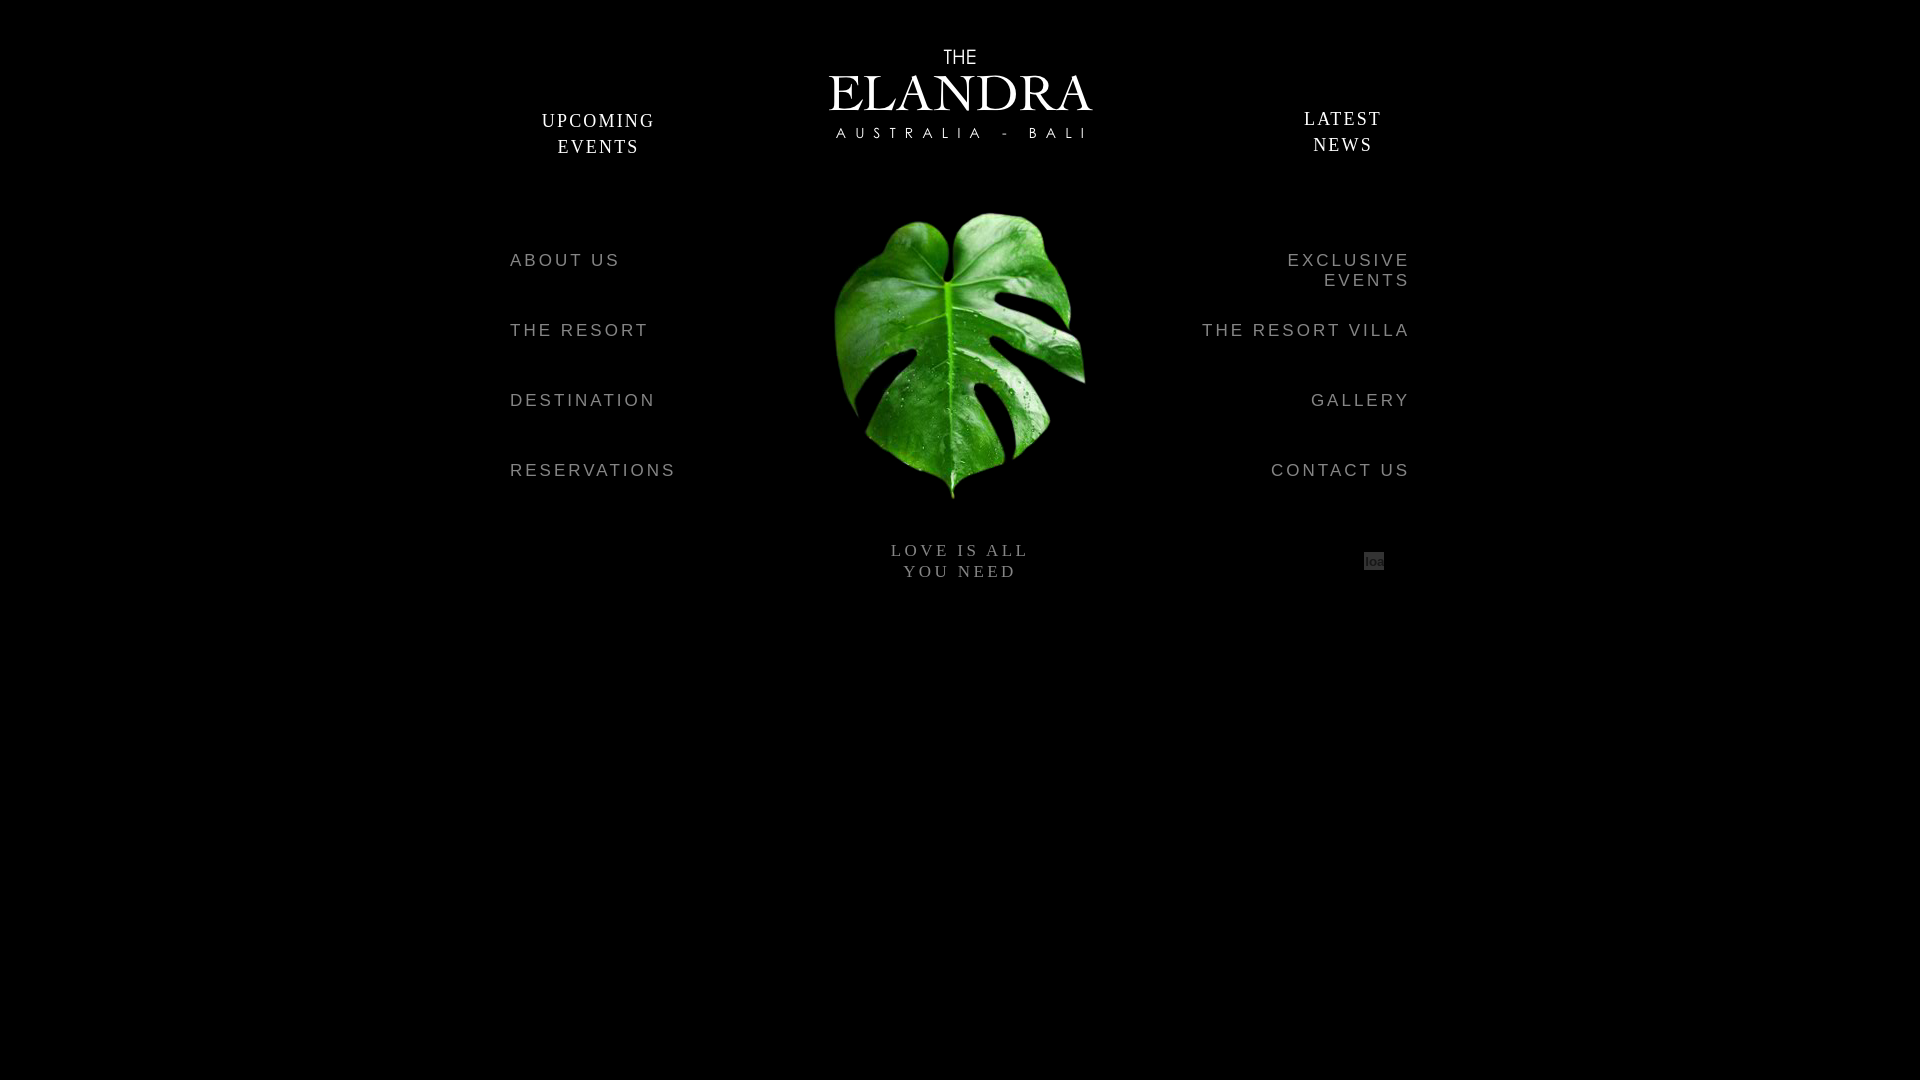 The image size is (1920, 1080). I want to click on 'NEWS', so click(1343, 142).